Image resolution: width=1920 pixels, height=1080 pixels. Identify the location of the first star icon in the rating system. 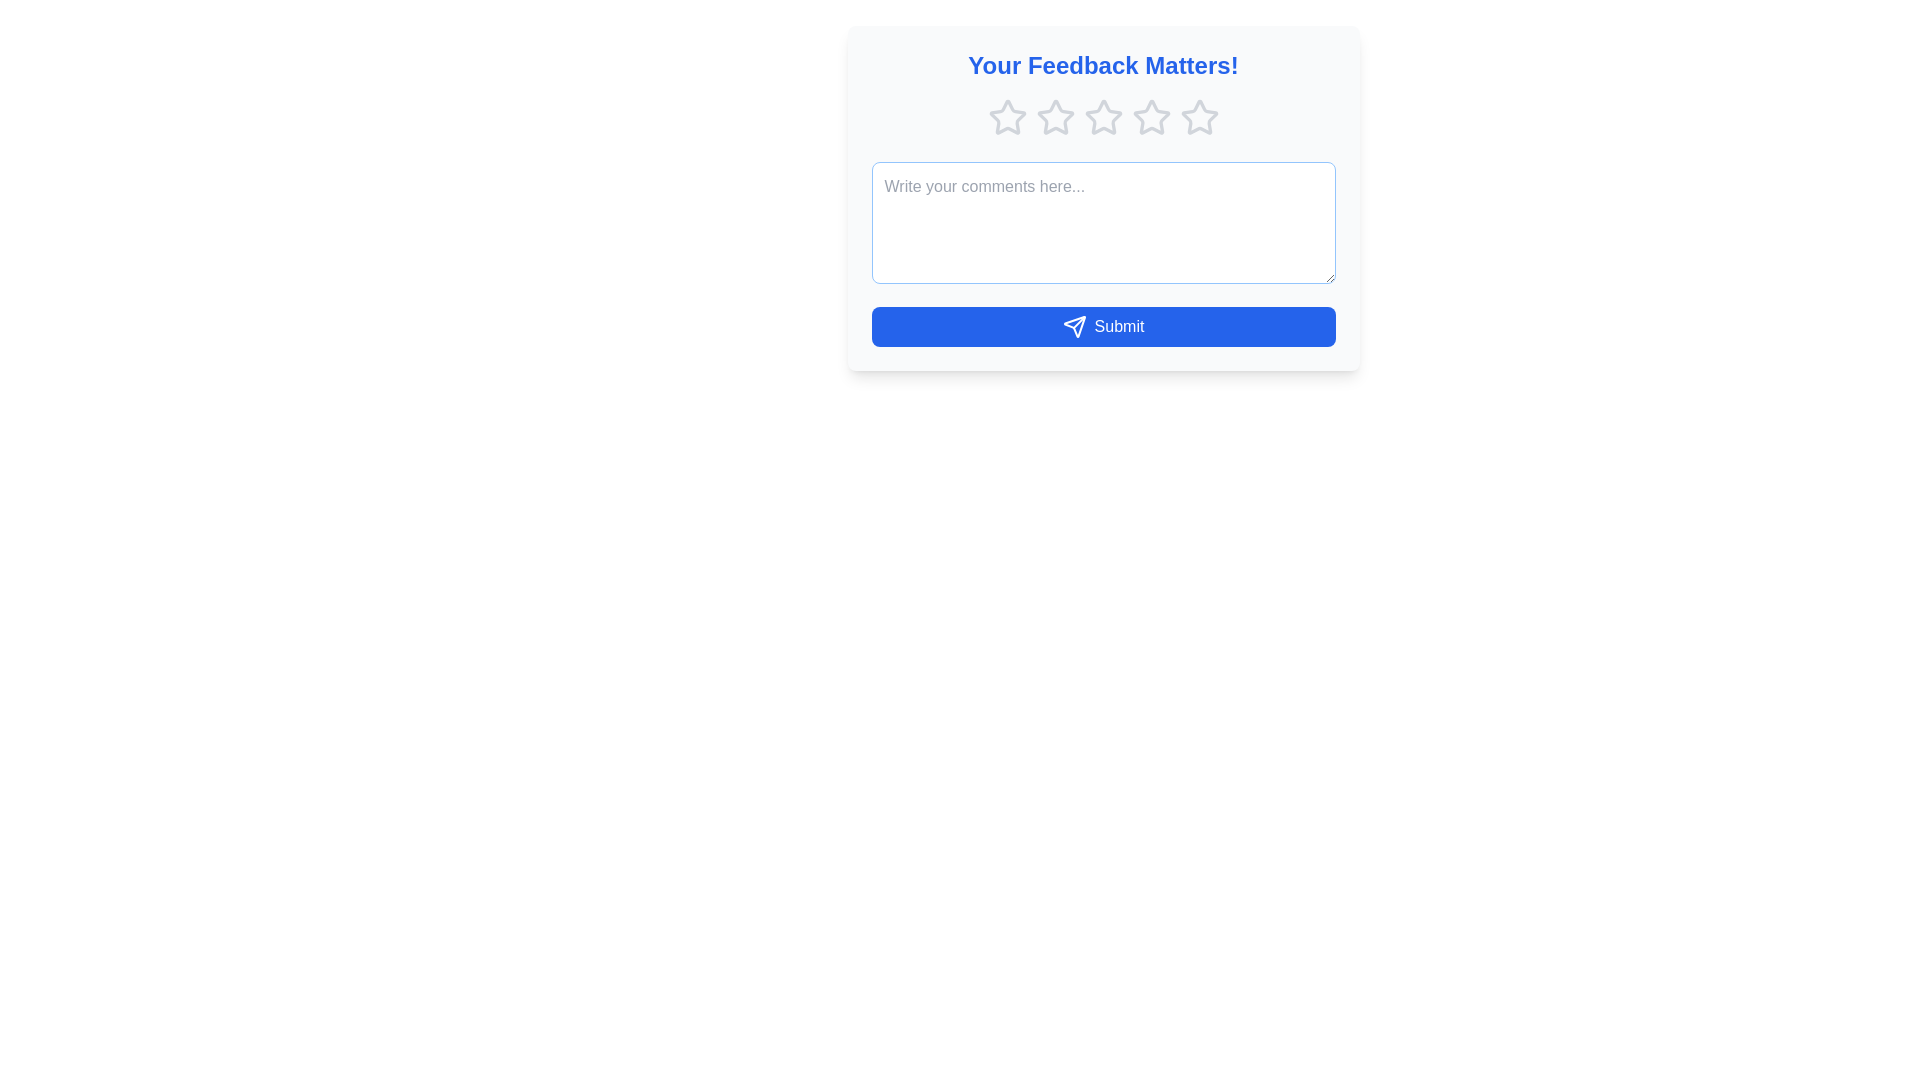
(1007, 117).